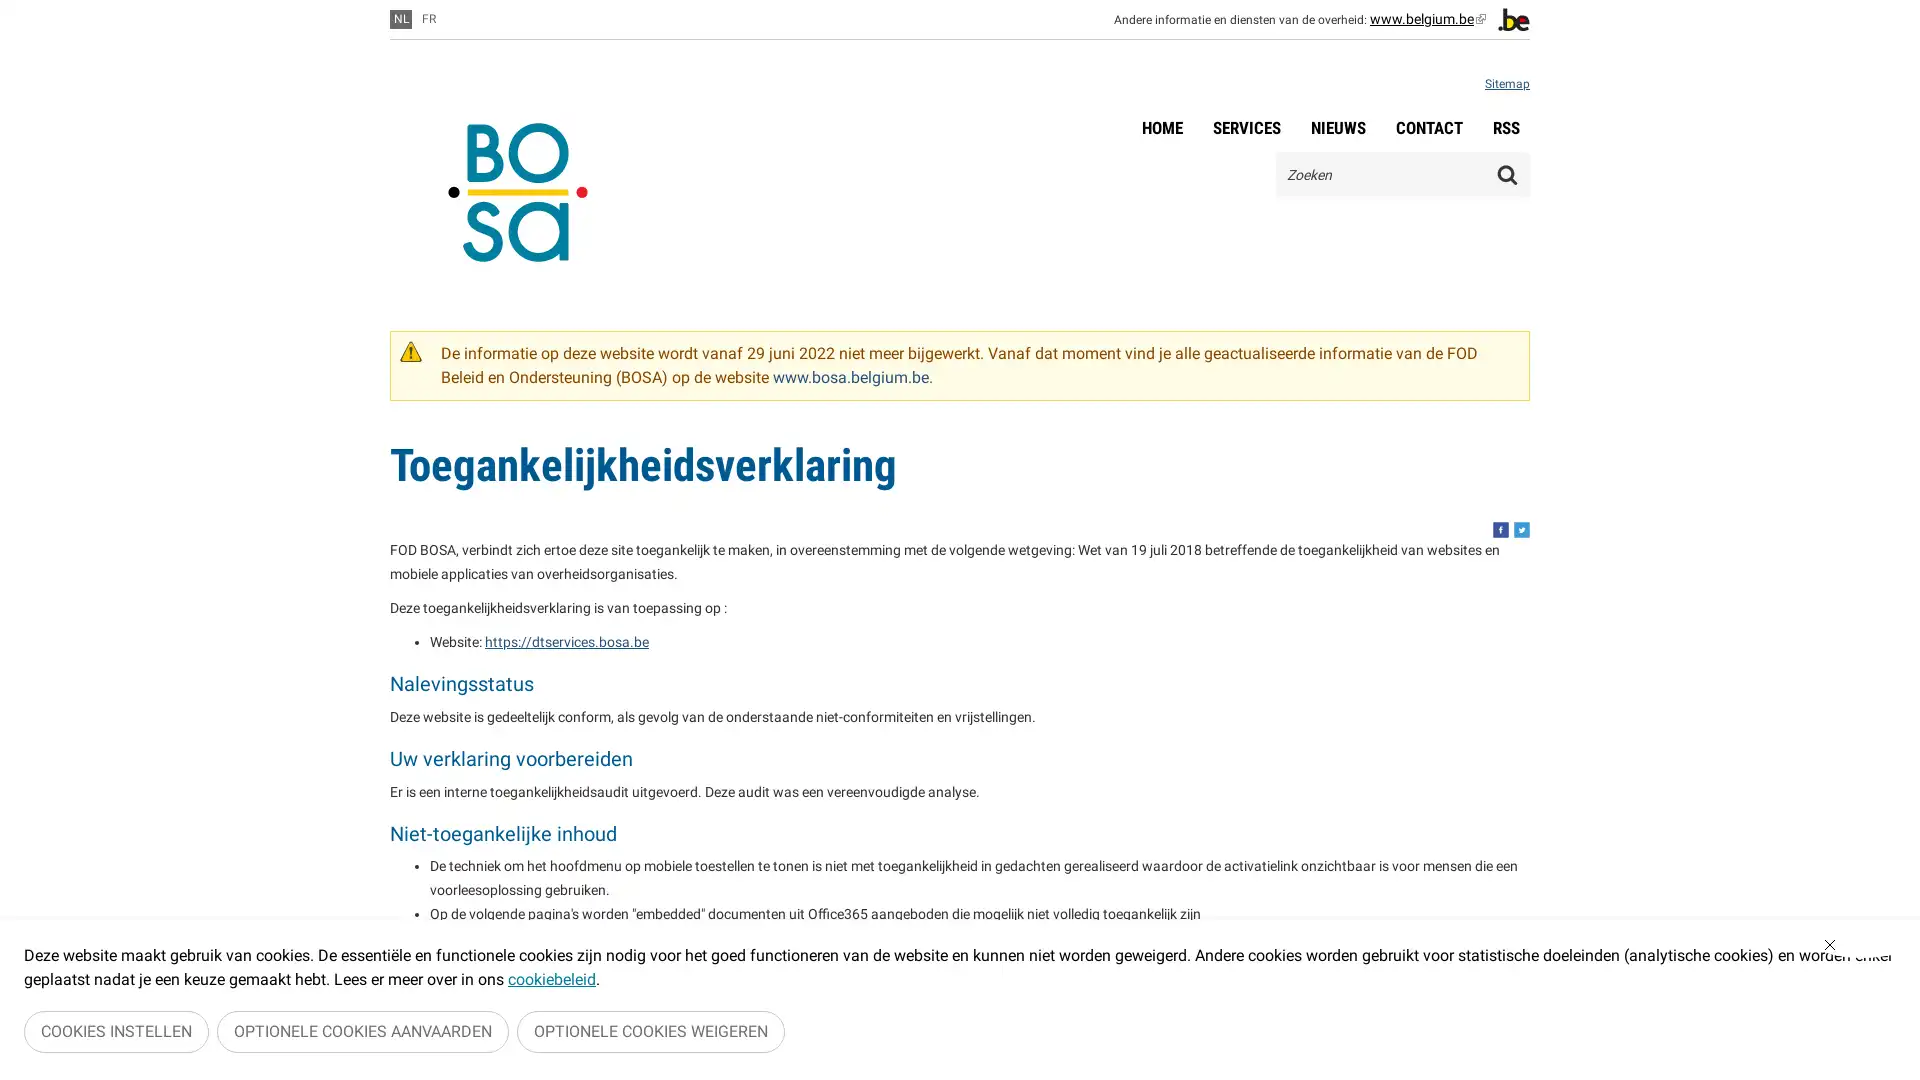 Image resolution: width=1920 pixels, height=1080 pixels. What do you see at coordinates (651, 1034) in the screenshot?
I see `OPTIONELE COOKIES WEIGEREN` at bounding box center [651, 1034].